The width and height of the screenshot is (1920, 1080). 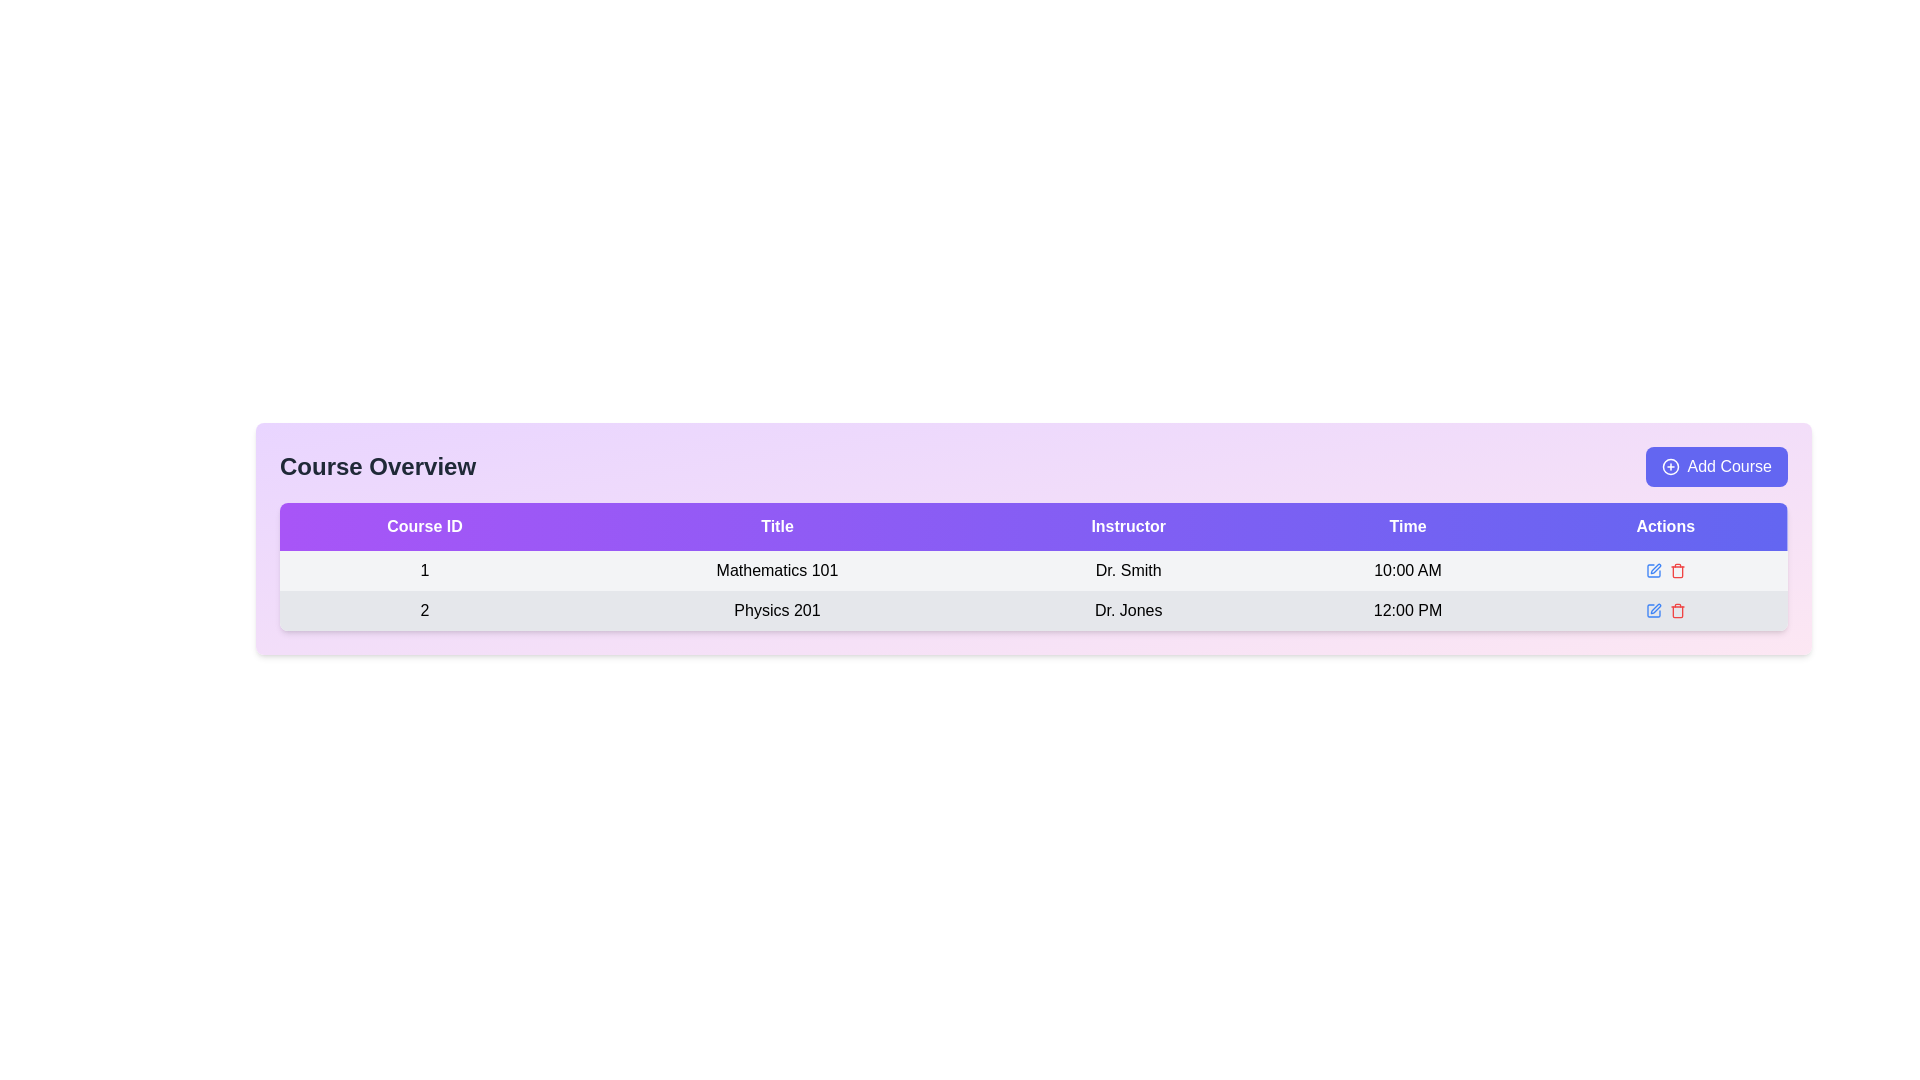 What do you see at coordinates (1665, 609) in the screenshot?
I see `the second icon button in the 'Actions' column of the second row to invoke the delete action` at bounding box center [1665, 609].